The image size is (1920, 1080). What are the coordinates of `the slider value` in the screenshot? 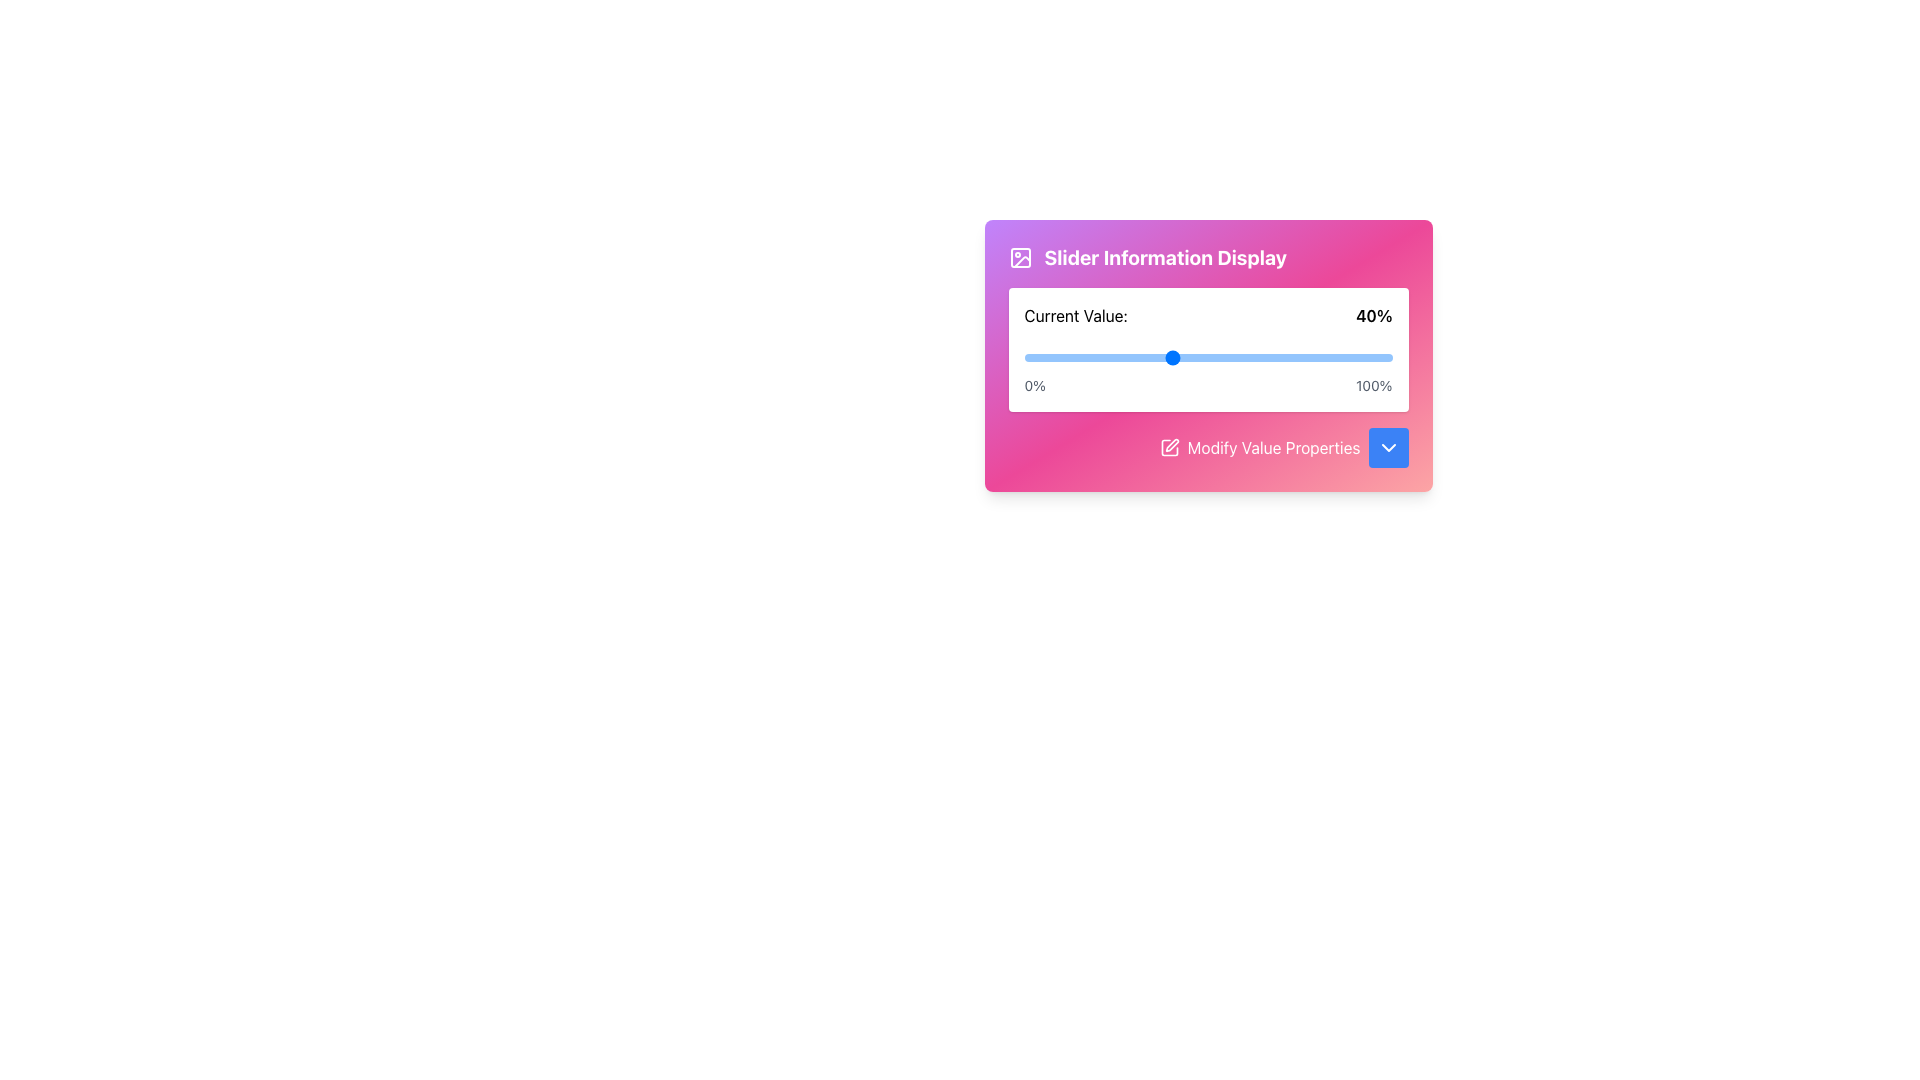 It's located at (1064, 357).